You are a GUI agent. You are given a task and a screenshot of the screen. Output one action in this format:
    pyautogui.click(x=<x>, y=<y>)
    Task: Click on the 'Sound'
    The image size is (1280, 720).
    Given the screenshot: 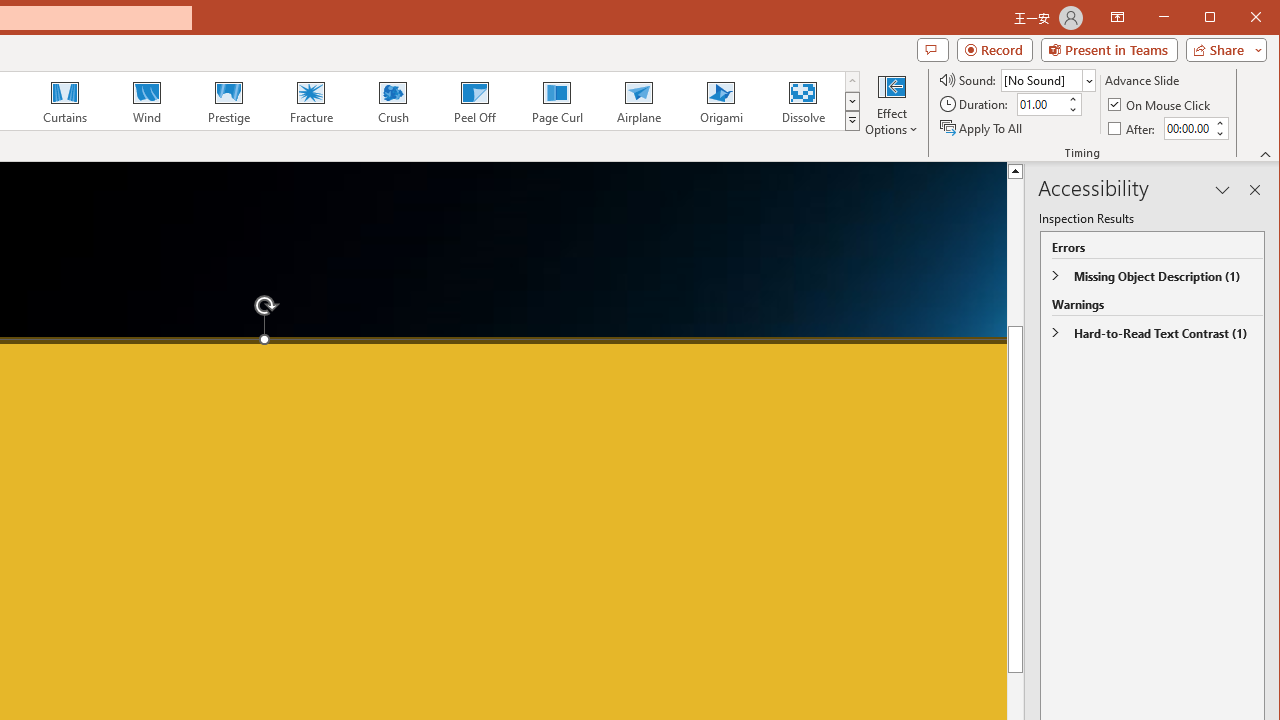 What is the action you would take?
    pyautogui.click(x=1047, y=79)
    